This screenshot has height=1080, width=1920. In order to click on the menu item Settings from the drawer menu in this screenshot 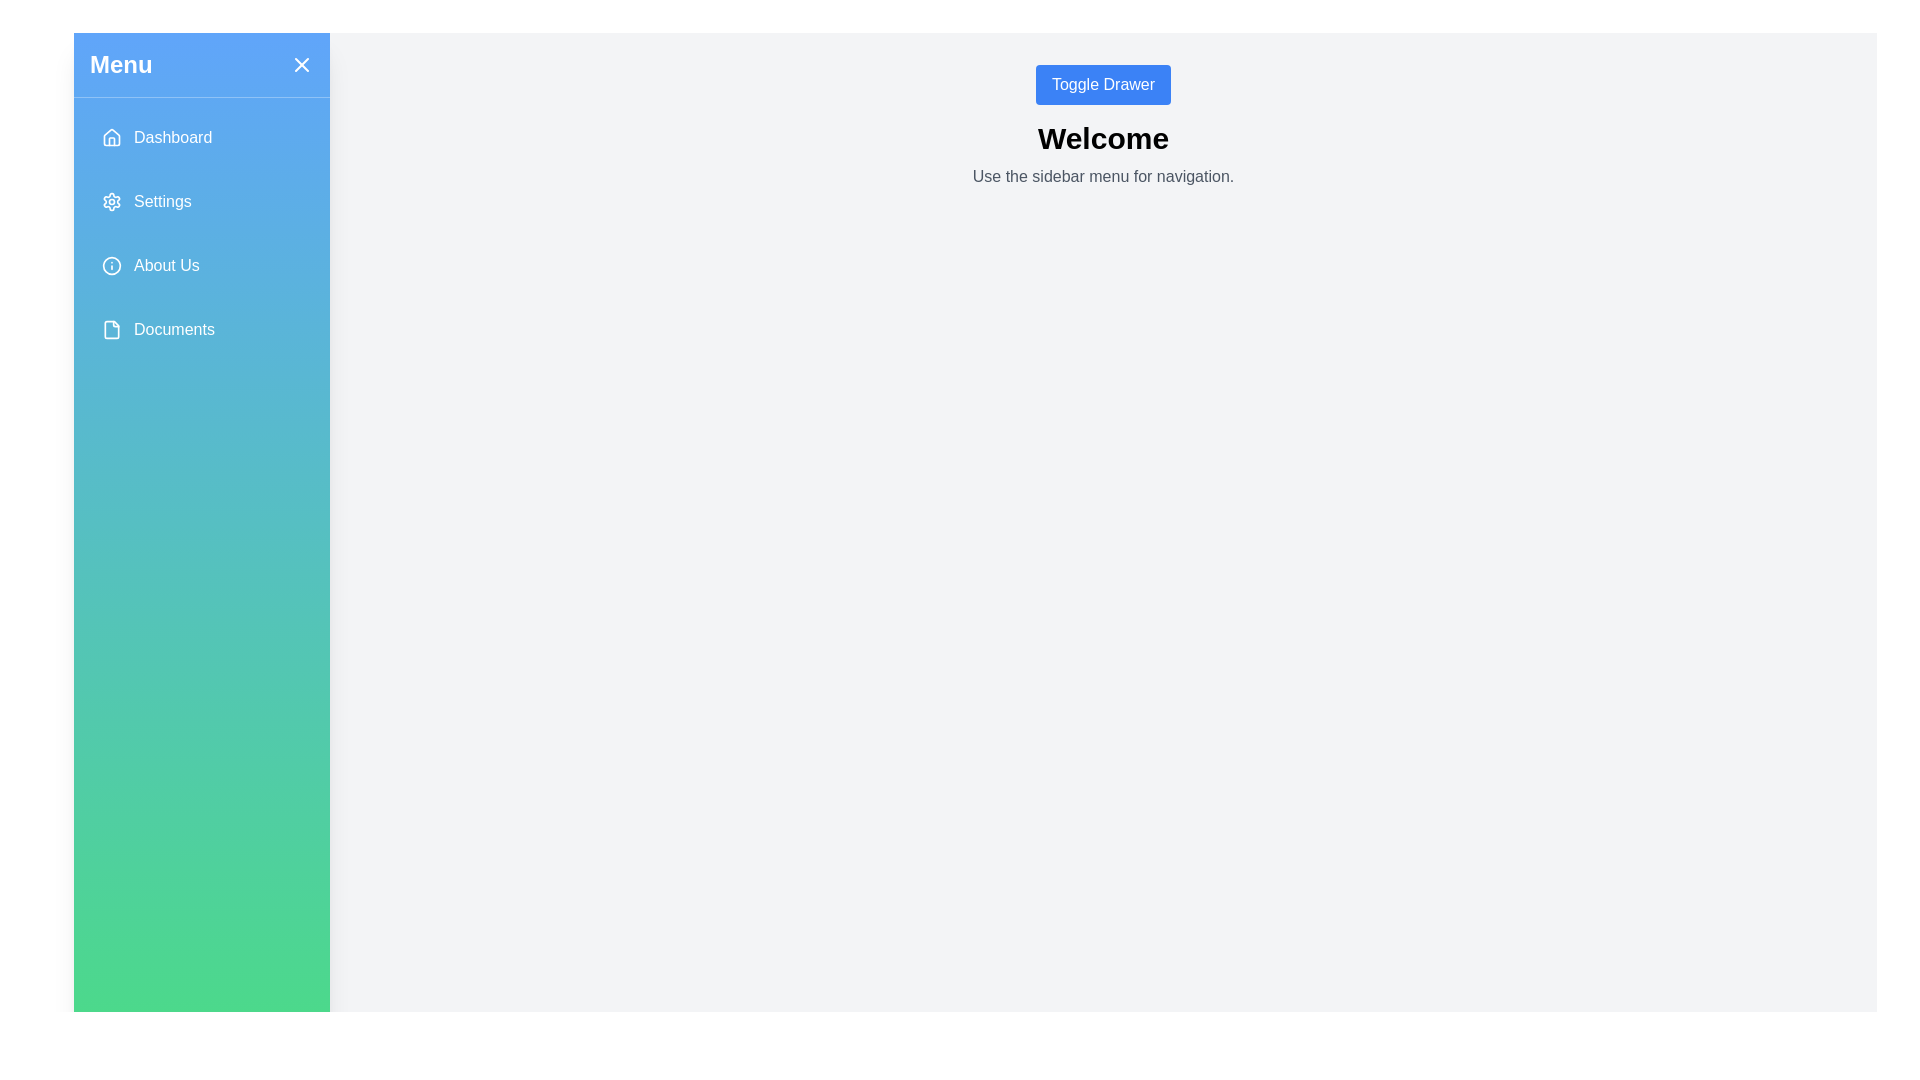, I will do `click(201, 201)`.